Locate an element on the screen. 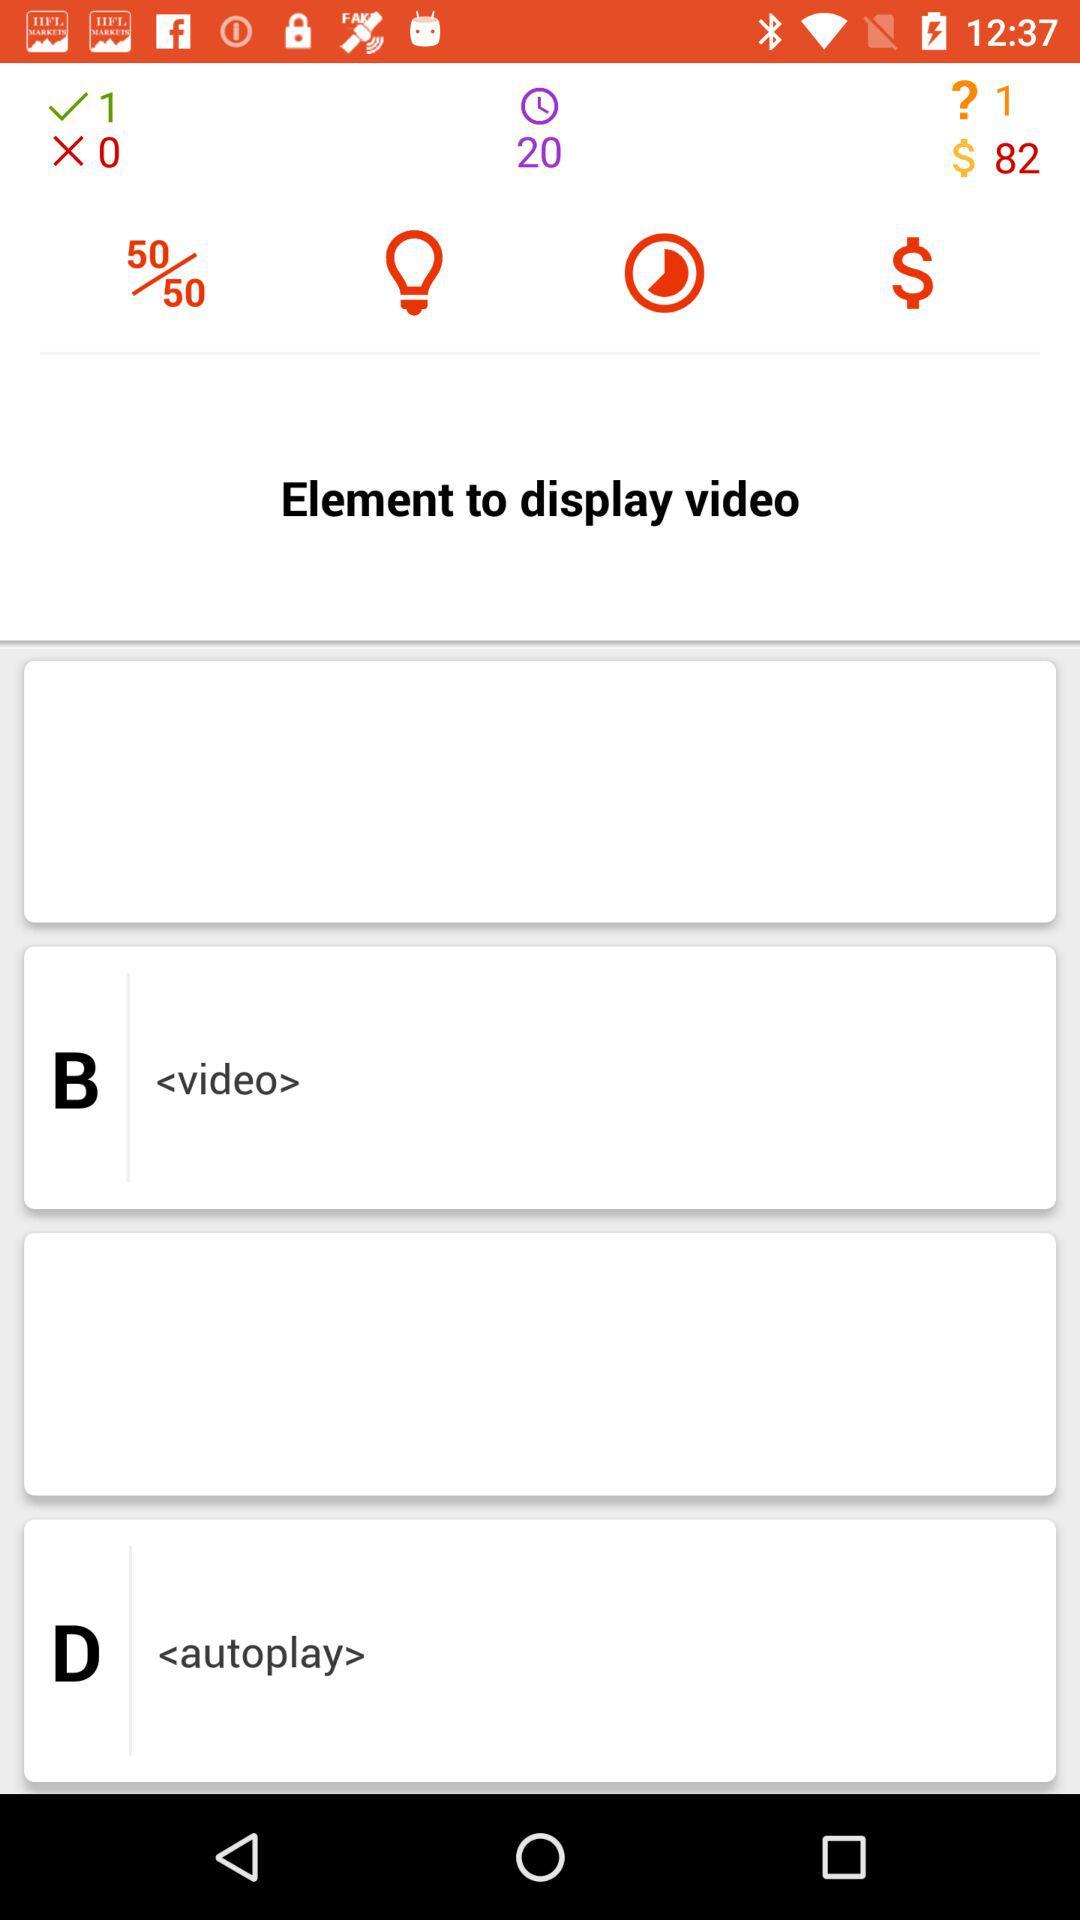 The width and height of the screenshot is (1080, 1920). the help icon is located at coordinates (413, 272).